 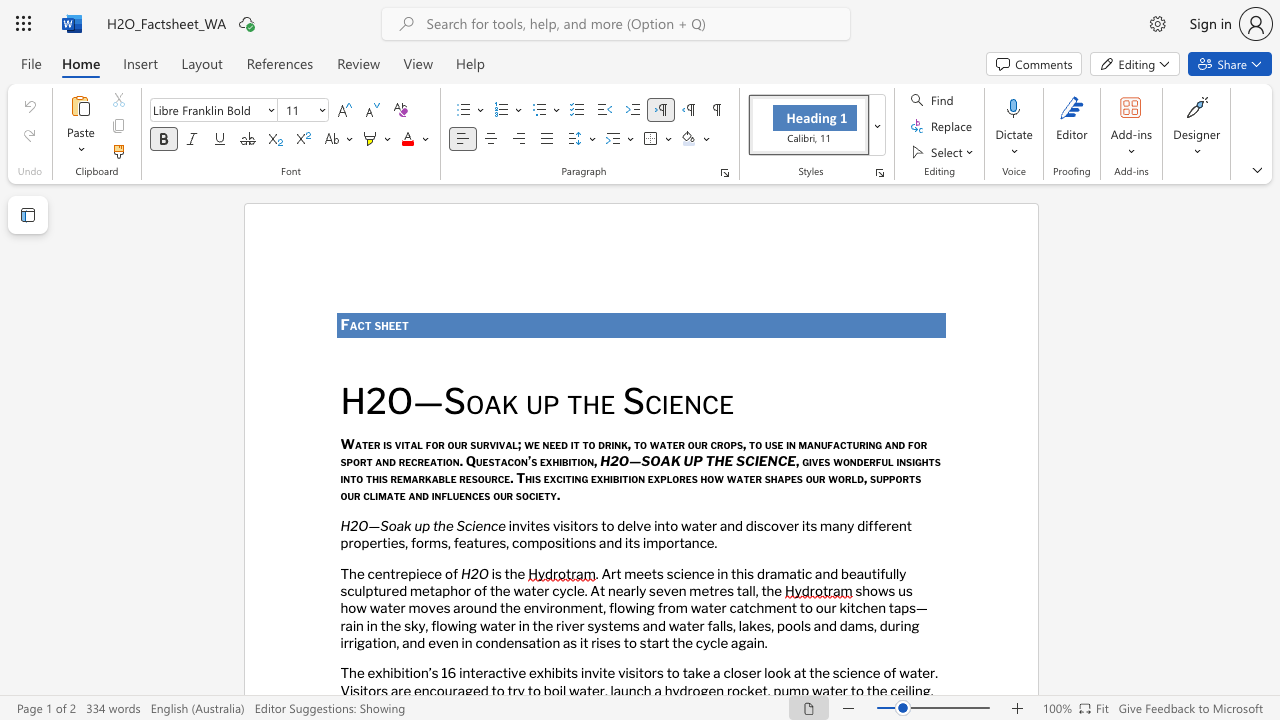 I want to click on the subset text "K UP THE SCI" within the text "H2O—SOAK UP THE SCIENCE", so click(x=670, y=460).